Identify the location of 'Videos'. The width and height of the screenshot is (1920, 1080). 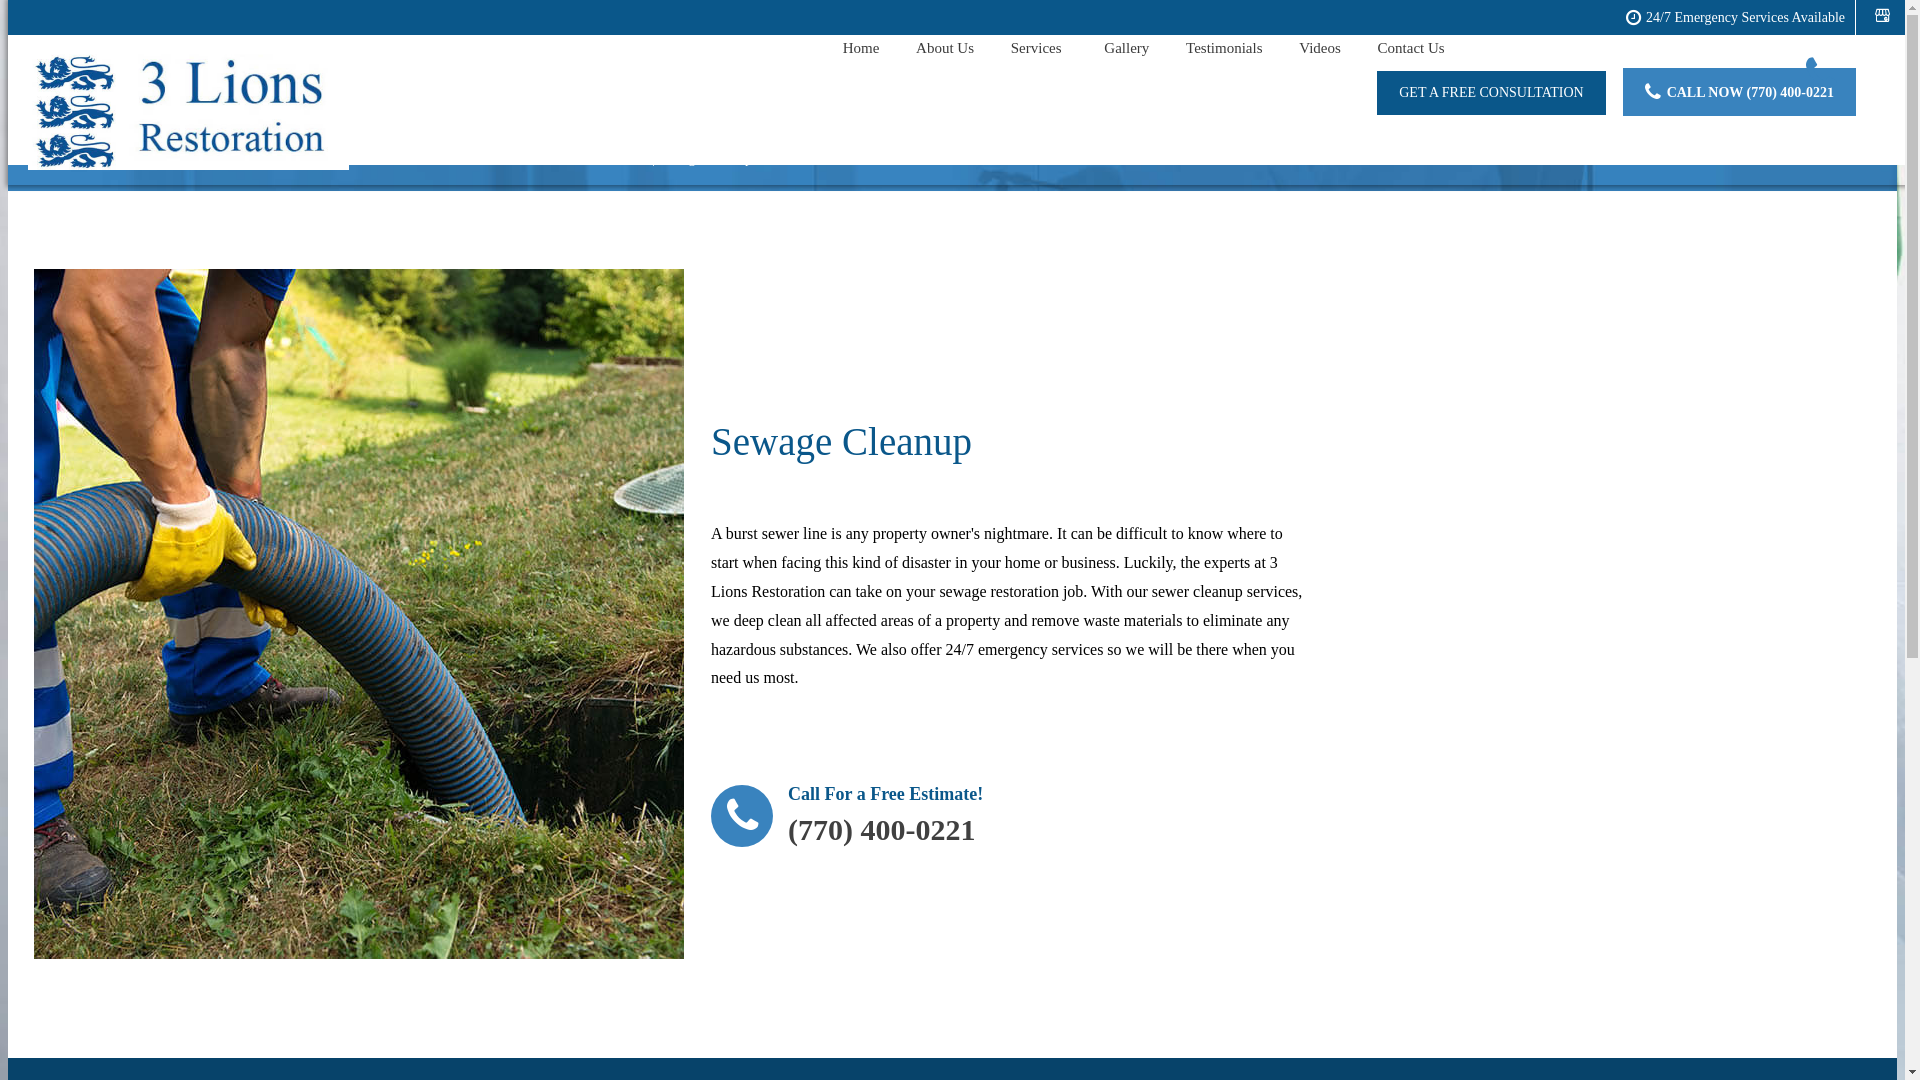
(1320, 48).